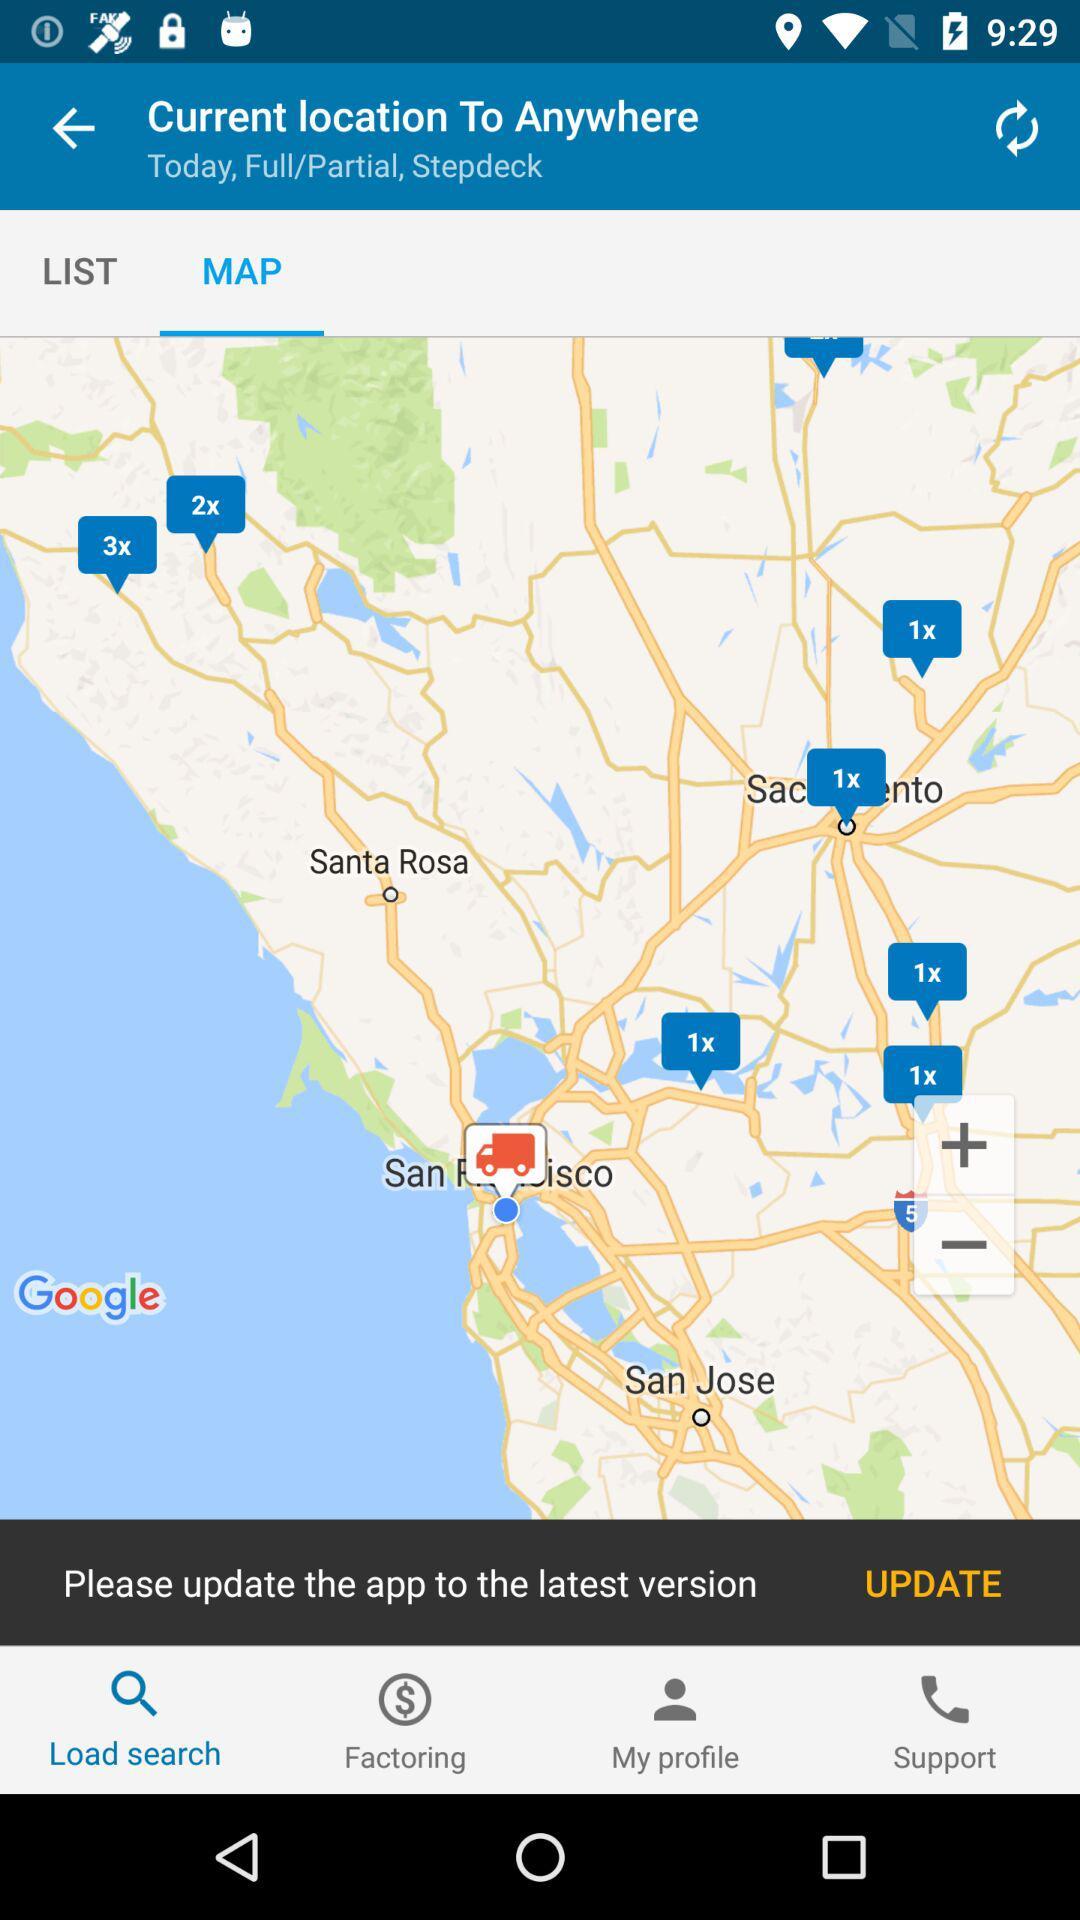  I want to click on the add icon, so click(963, 1142).